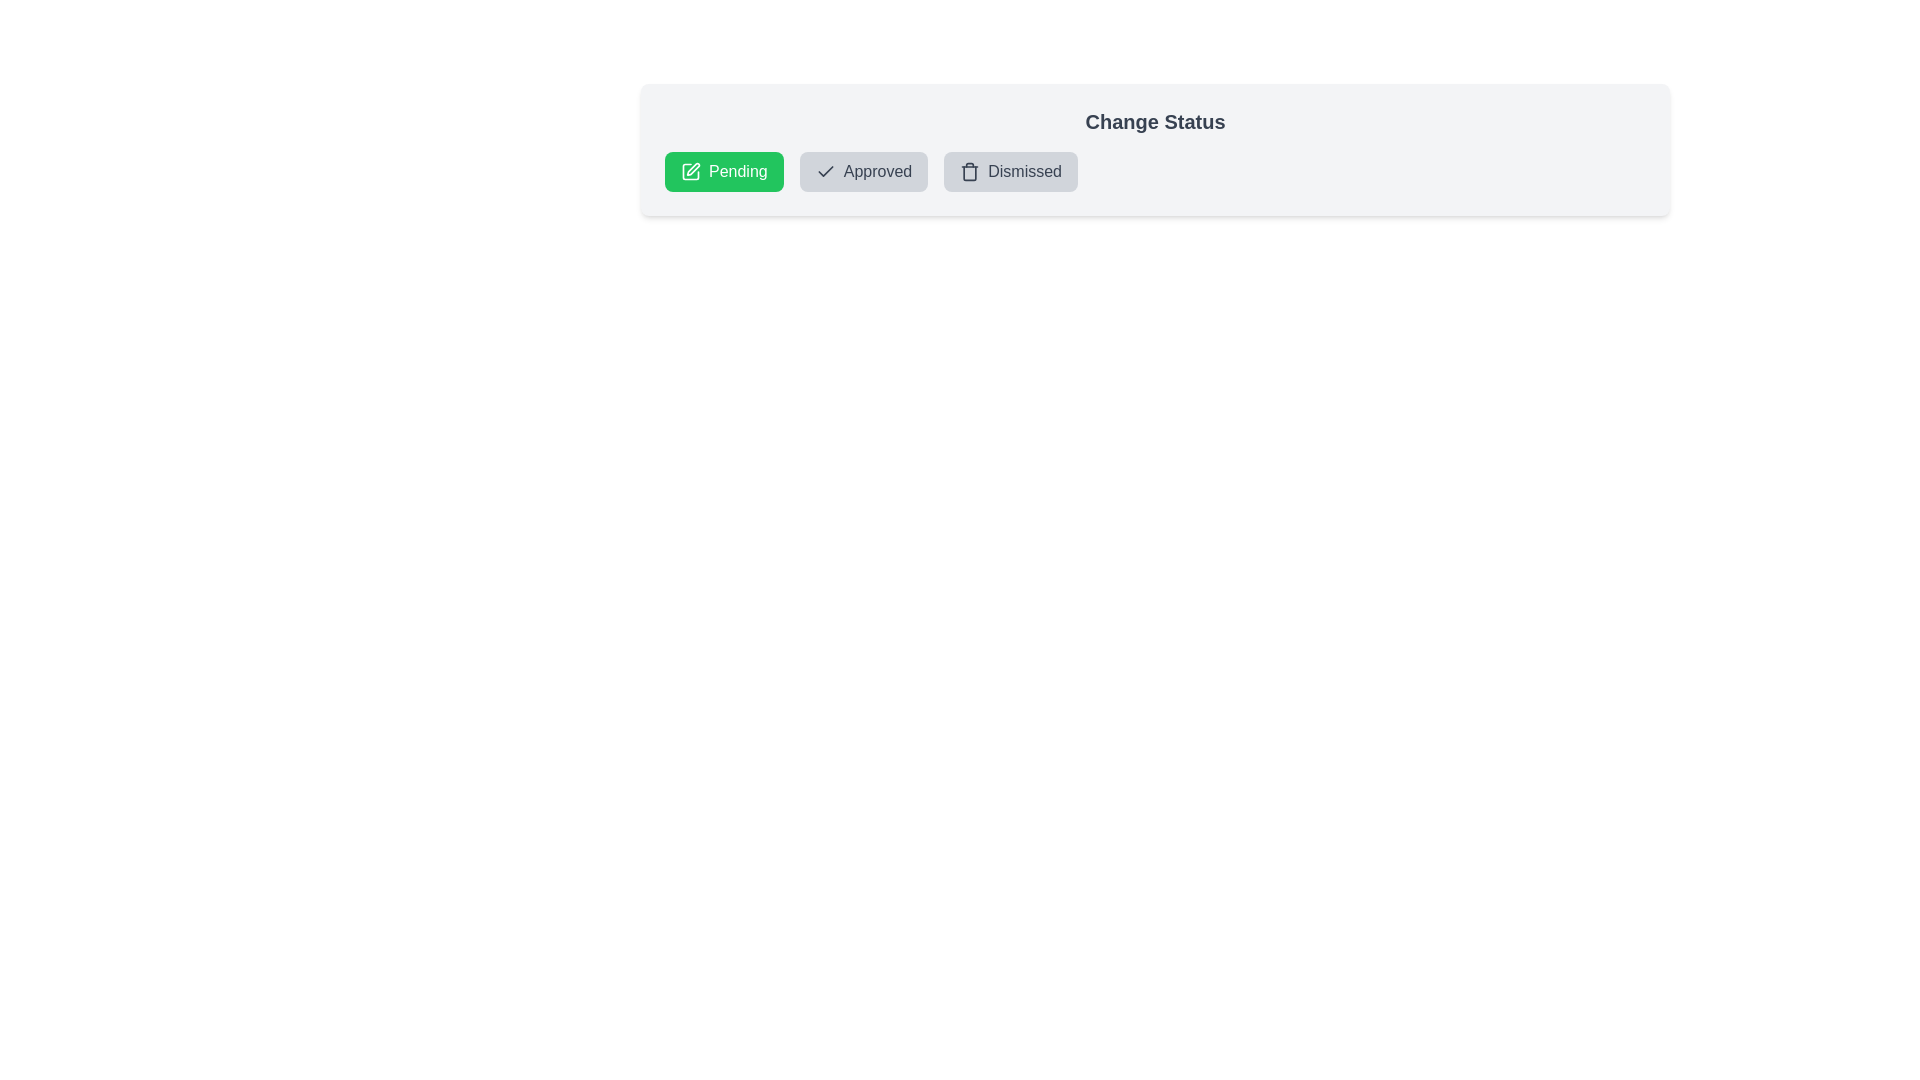 The height and width of the screenshot is (1080, 1920). Describe the element at coordinates (864, 171) in the screenshot. I see `the status chip labeled 'Approved' to observe its hover effect` at that location.